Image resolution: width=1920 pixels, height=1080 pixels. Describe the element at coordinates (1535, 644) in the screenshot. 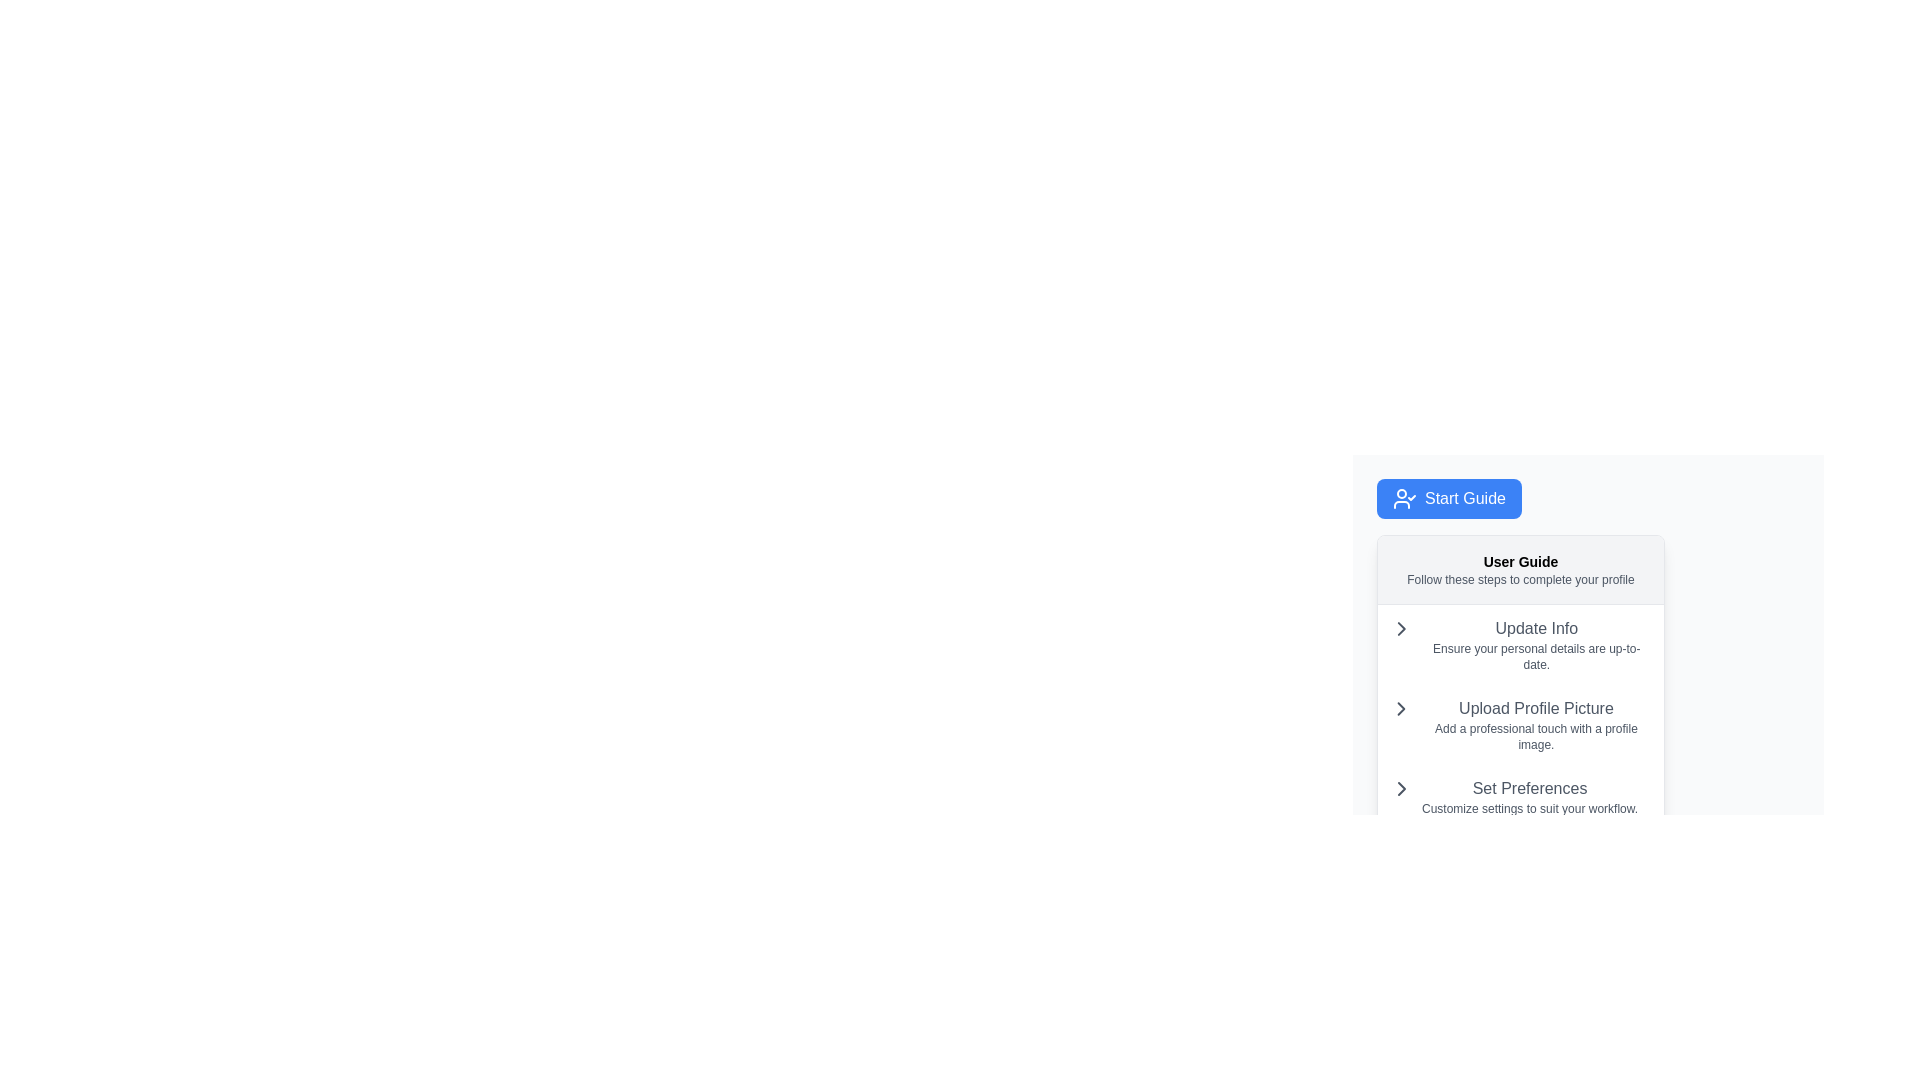

I see `the 'Update Info' text-based informational element, which consists of a larger, bolder label and a smaller secondary text, located in the vertical list of items` at that location.